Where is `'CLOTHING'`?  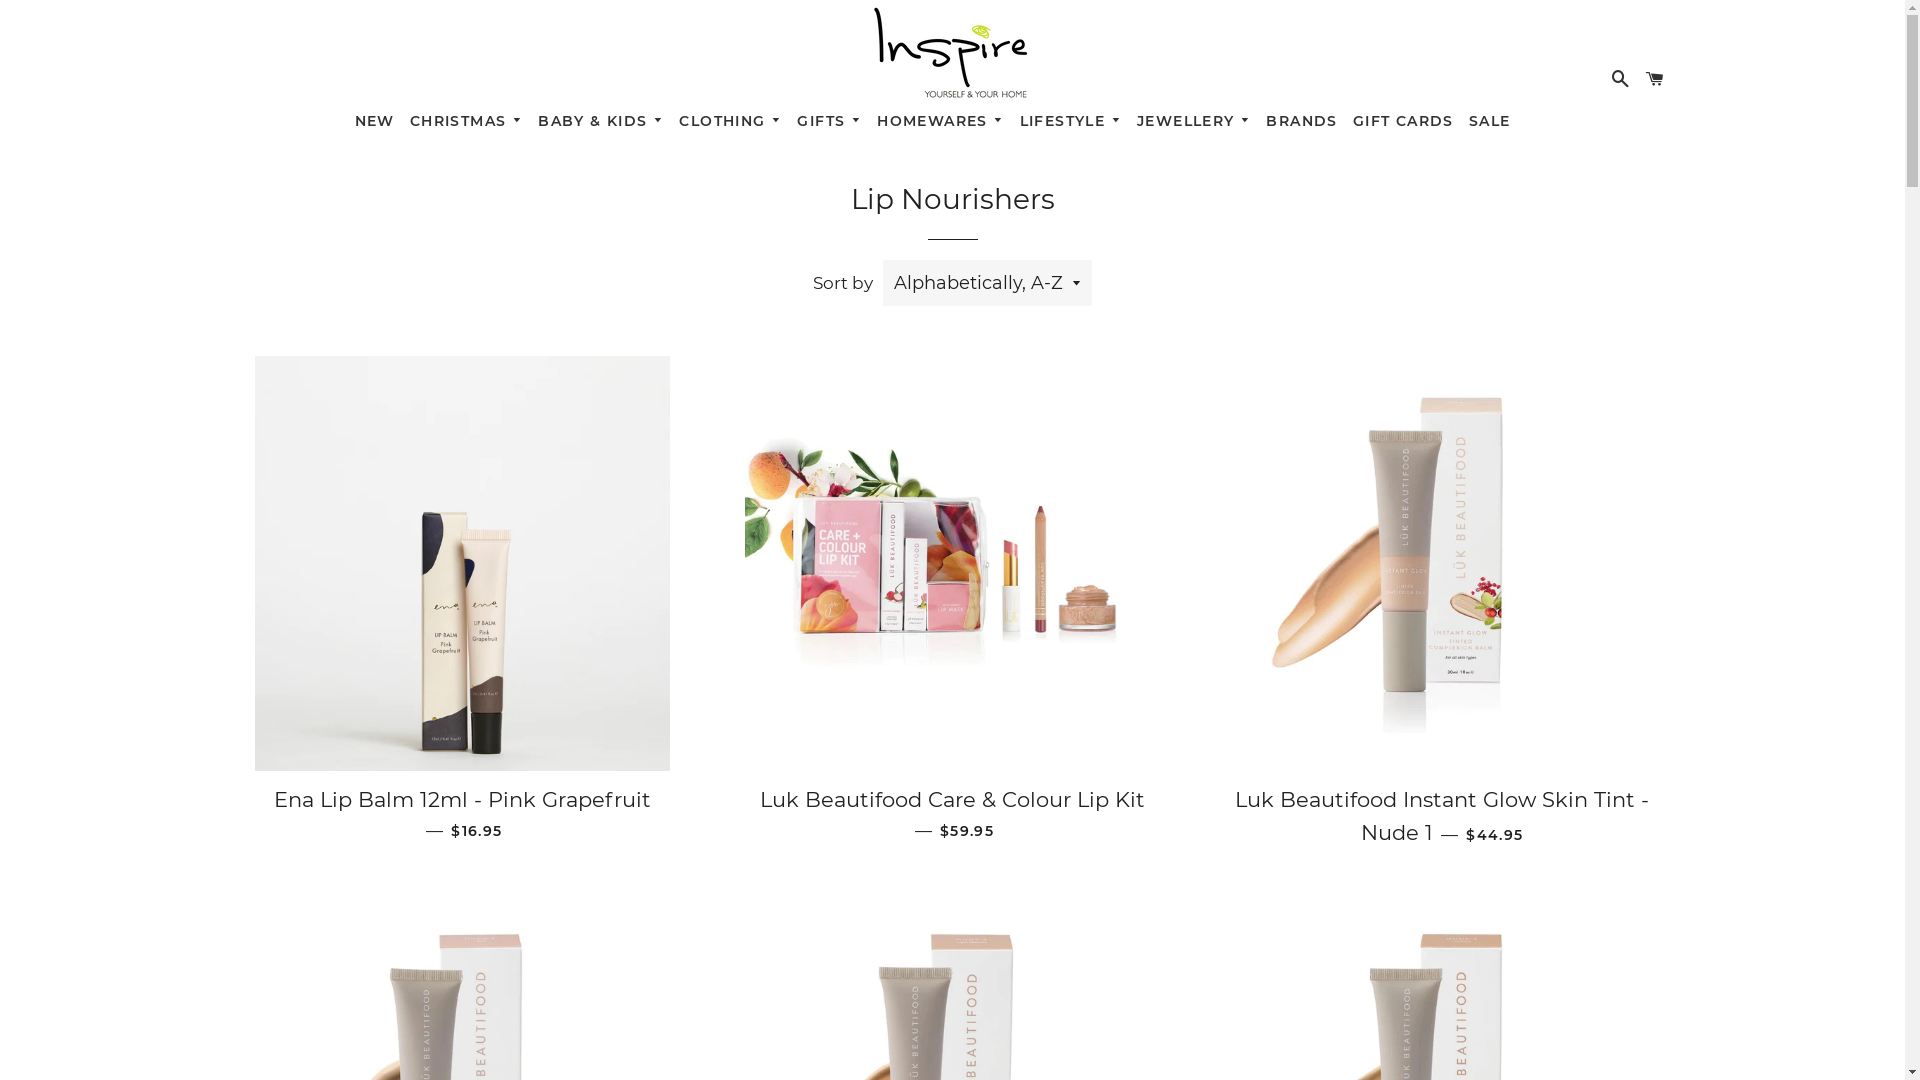 'CLOTHING' is located at coordinates (672, 117).